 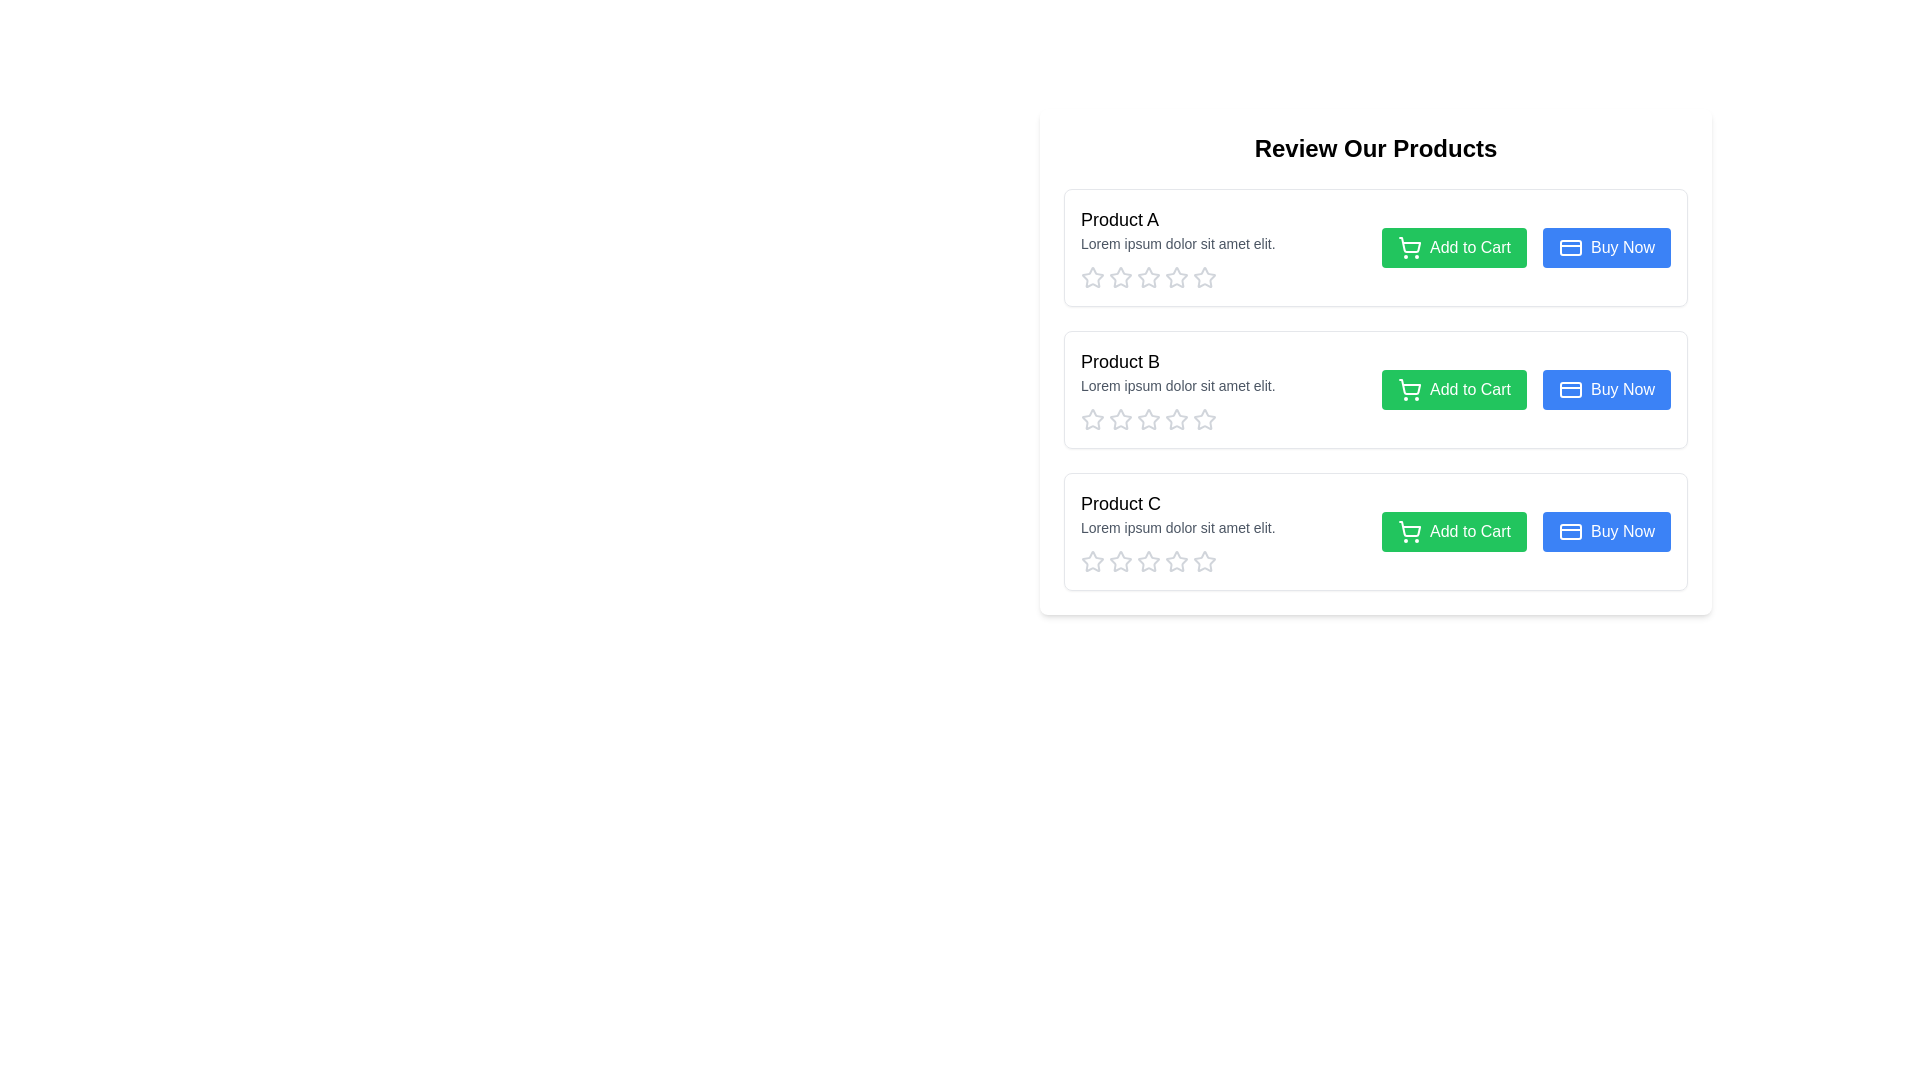 What do you see at coordinates (1409, 244) in the screenshot?
I see `the add to cart icon located within the green 'Add to Cart' button of the first product listing, which is centered at the coordinates provided` at bounding box center [1409, 244].